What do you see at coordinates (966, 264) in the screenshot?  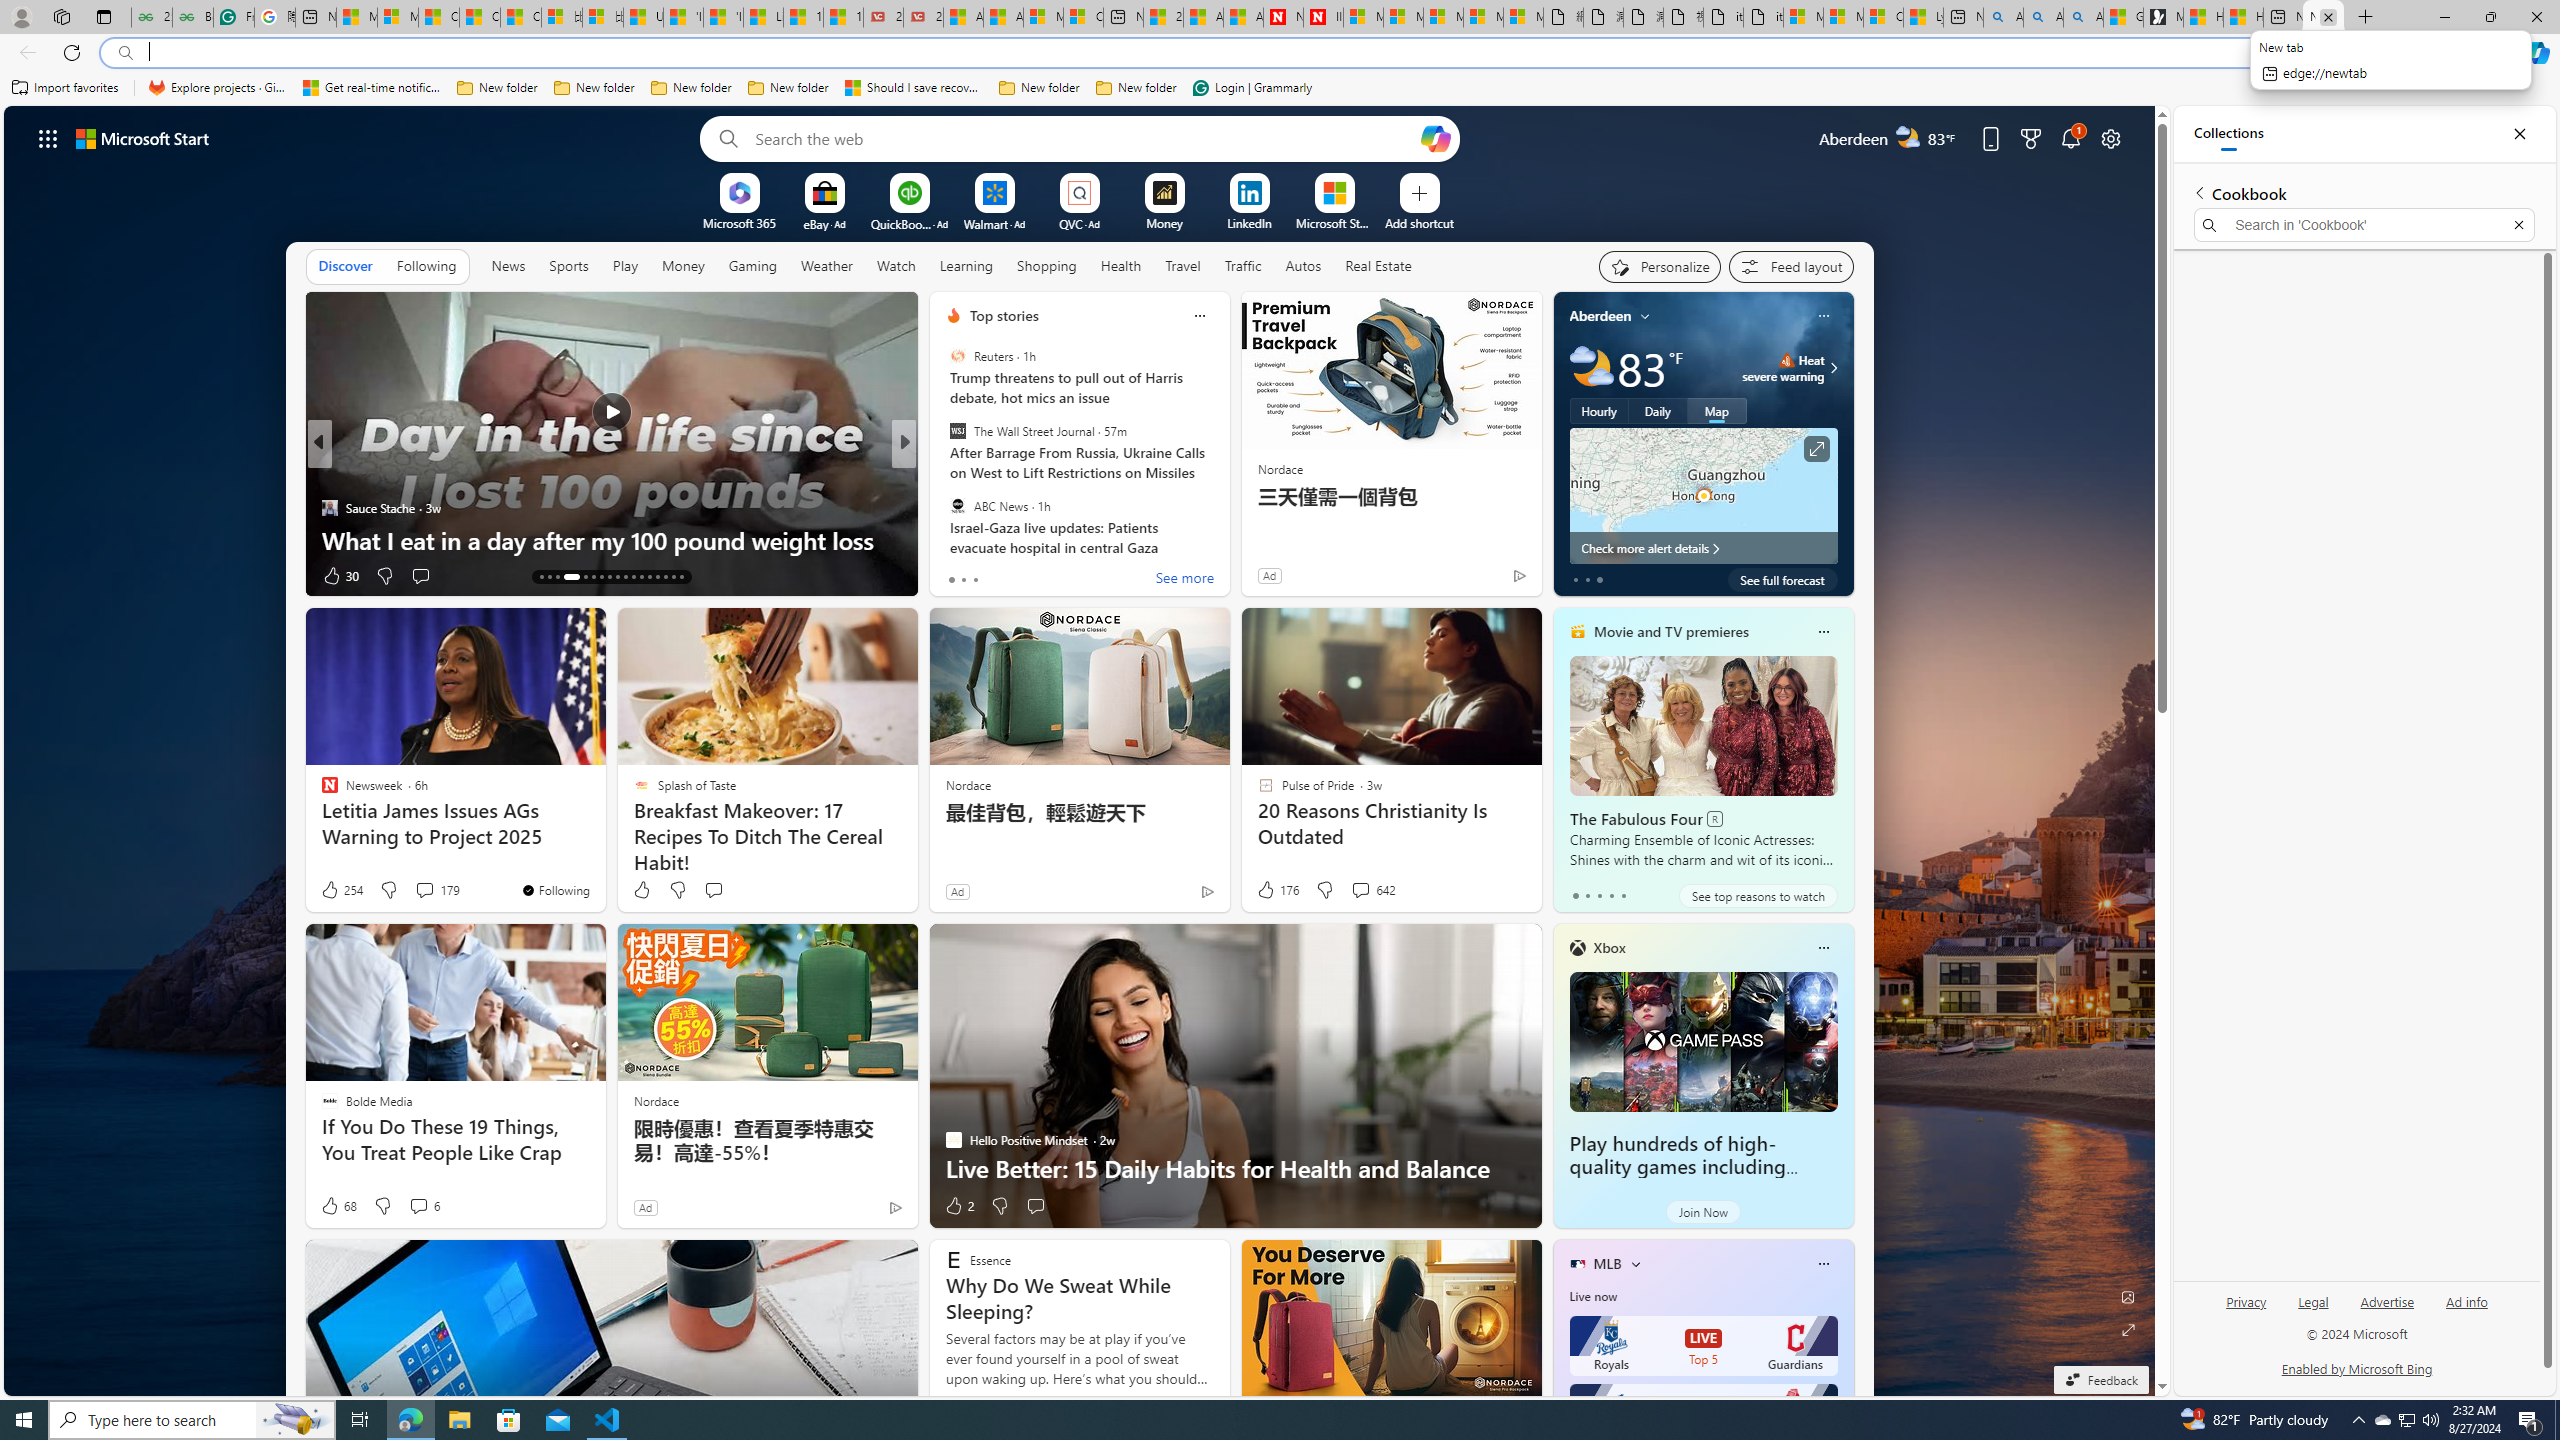 I see `'Learning'` at bounding box center [966, 264].